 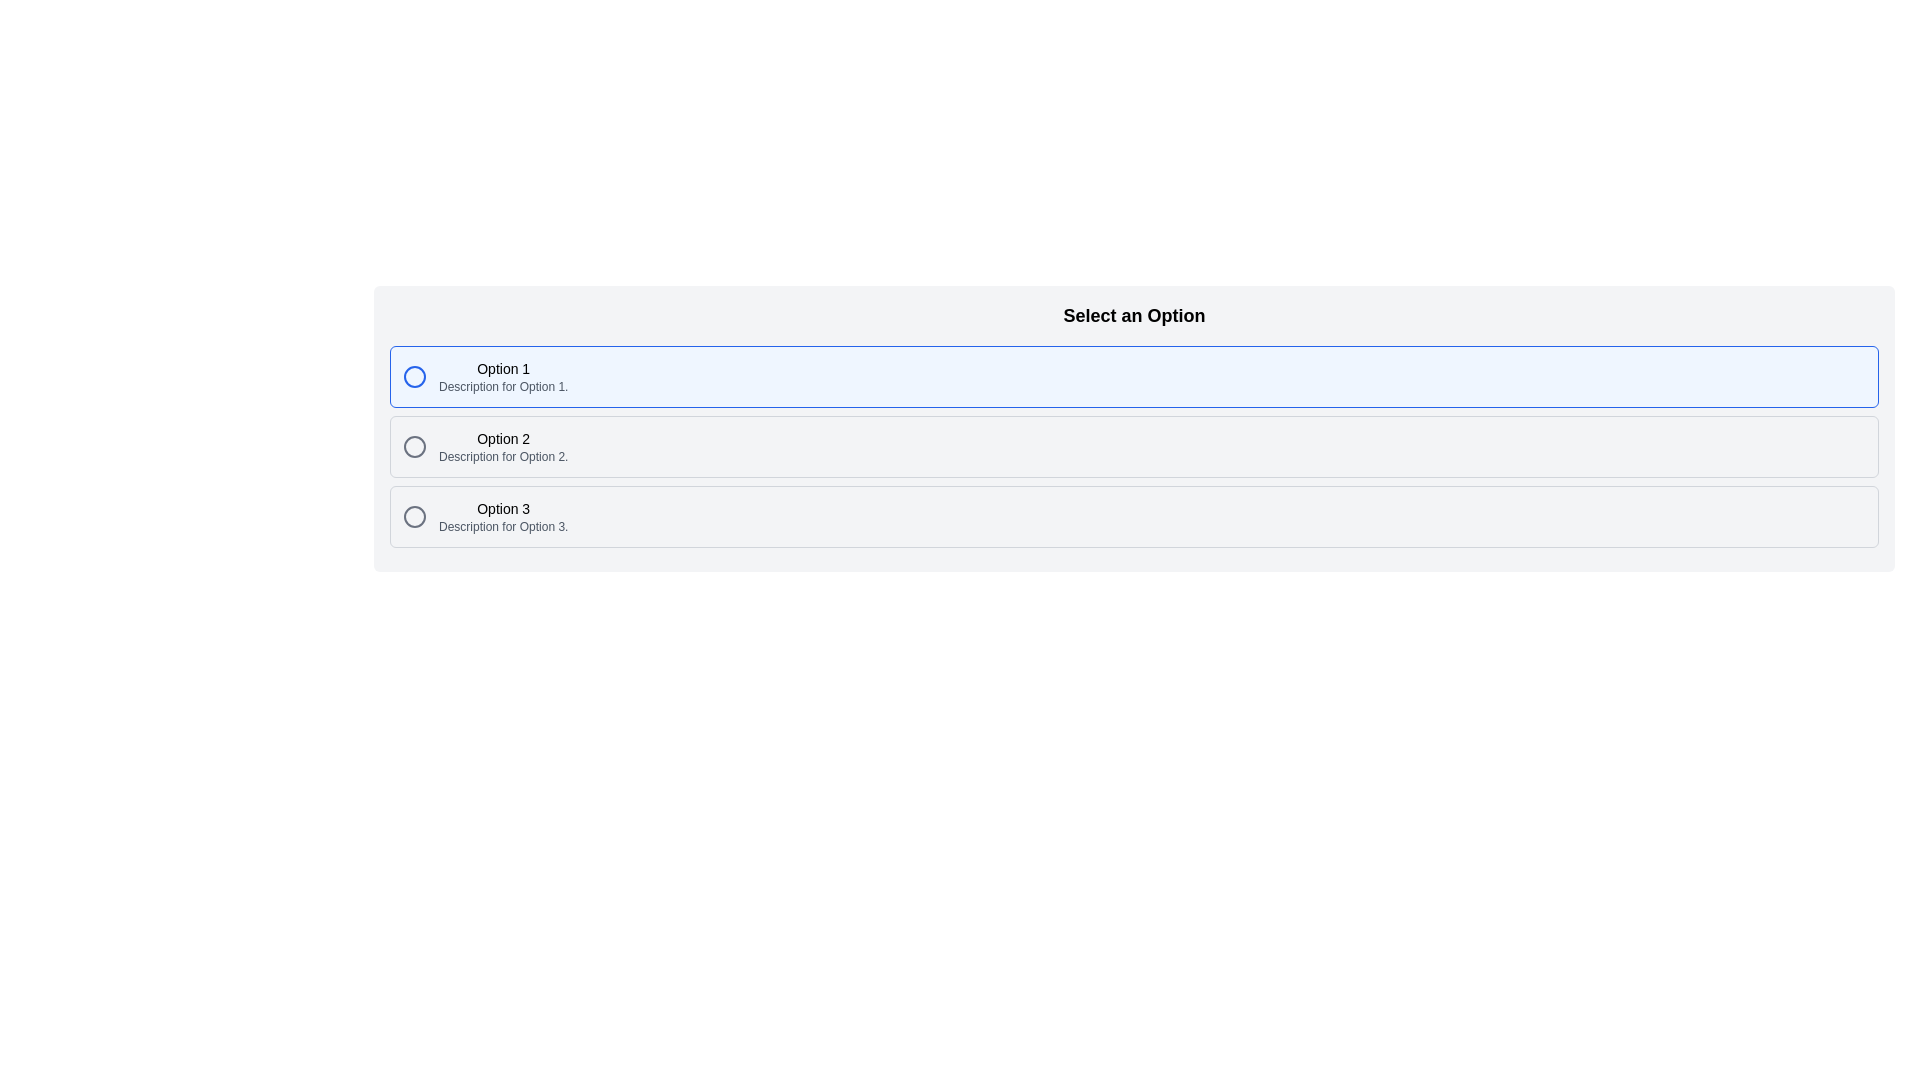 What do you see at coordinates (503, 446) in the screenshot?
I see `the descriptive text label for 'Option 2', which provides both a title and subtitle for the associated option, positioned between 'Option 1' and 'Option 3'` at bounding box center [503, 446].